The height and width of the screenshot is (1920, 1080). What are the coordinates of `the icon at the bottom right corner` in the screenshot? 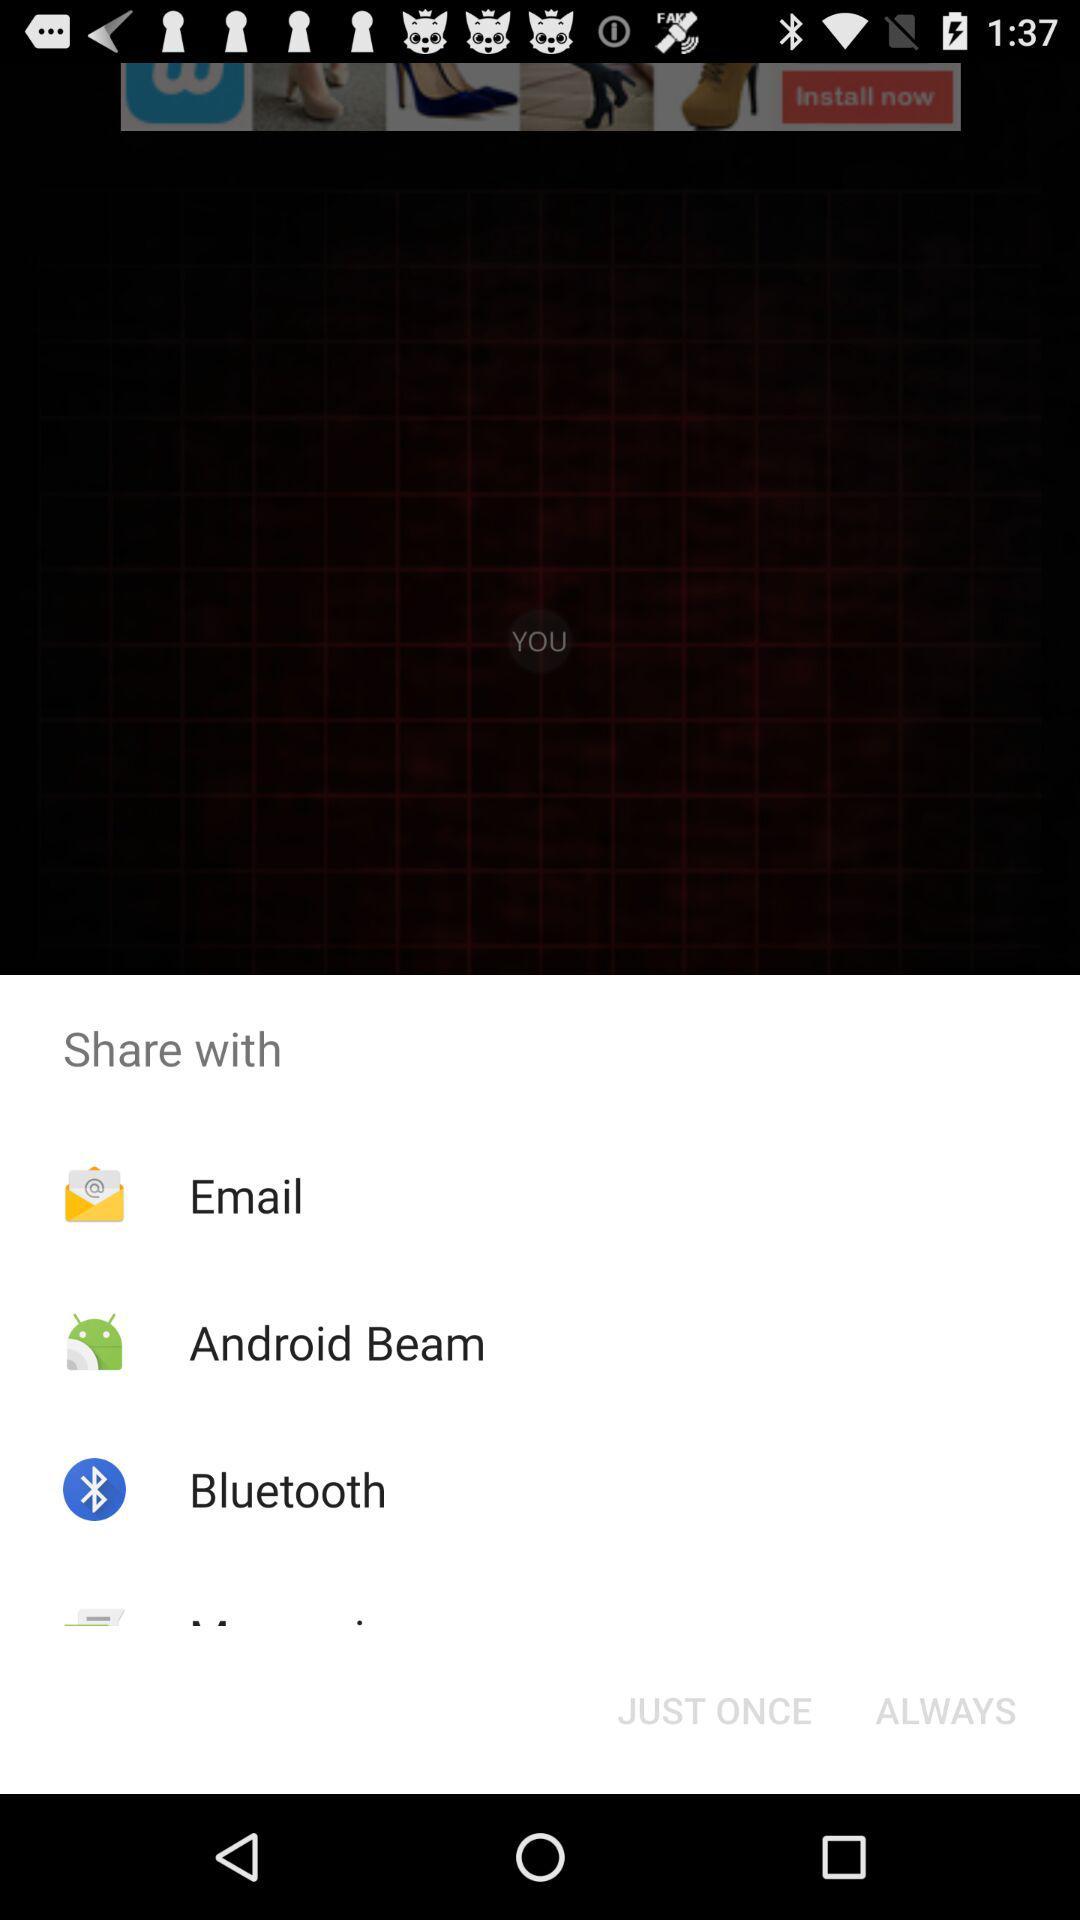 It's located at (945, 1708).